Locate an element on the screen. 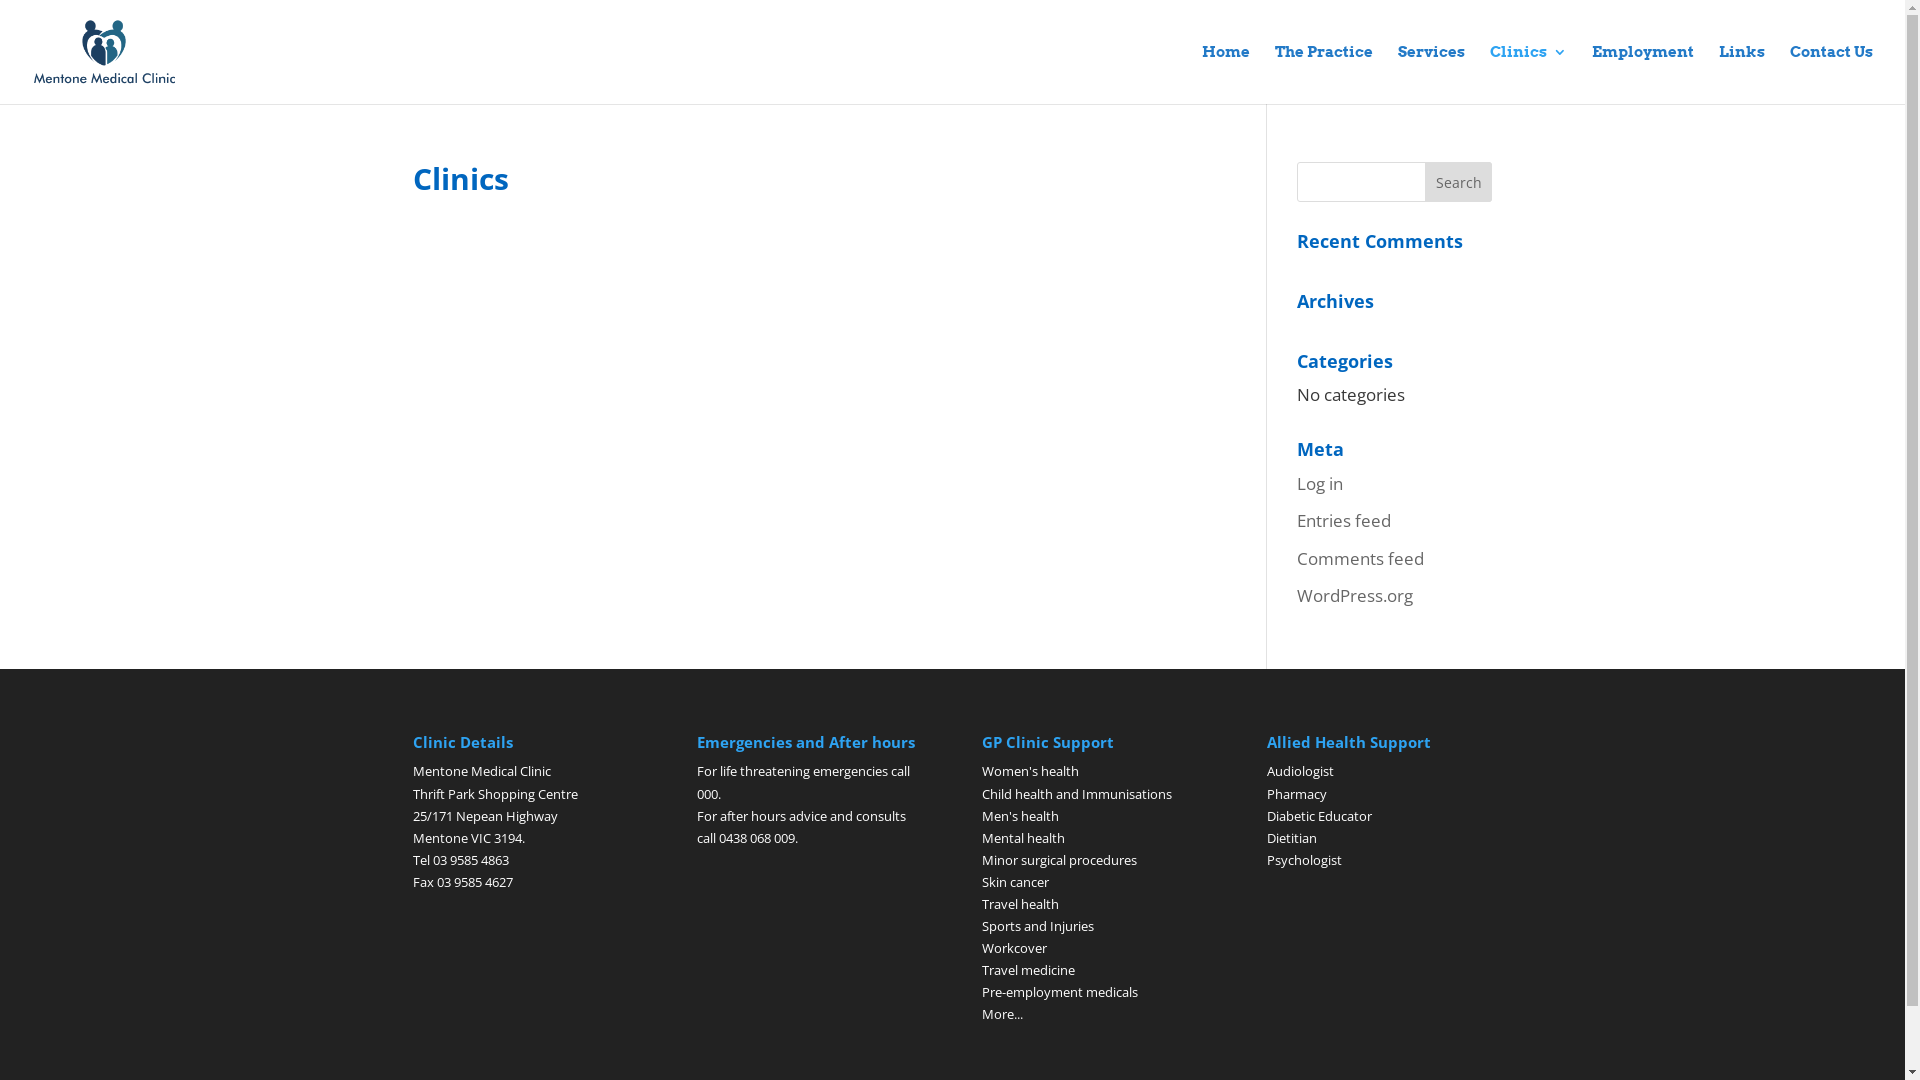  'Home' is located at coordinates (1224, 73).